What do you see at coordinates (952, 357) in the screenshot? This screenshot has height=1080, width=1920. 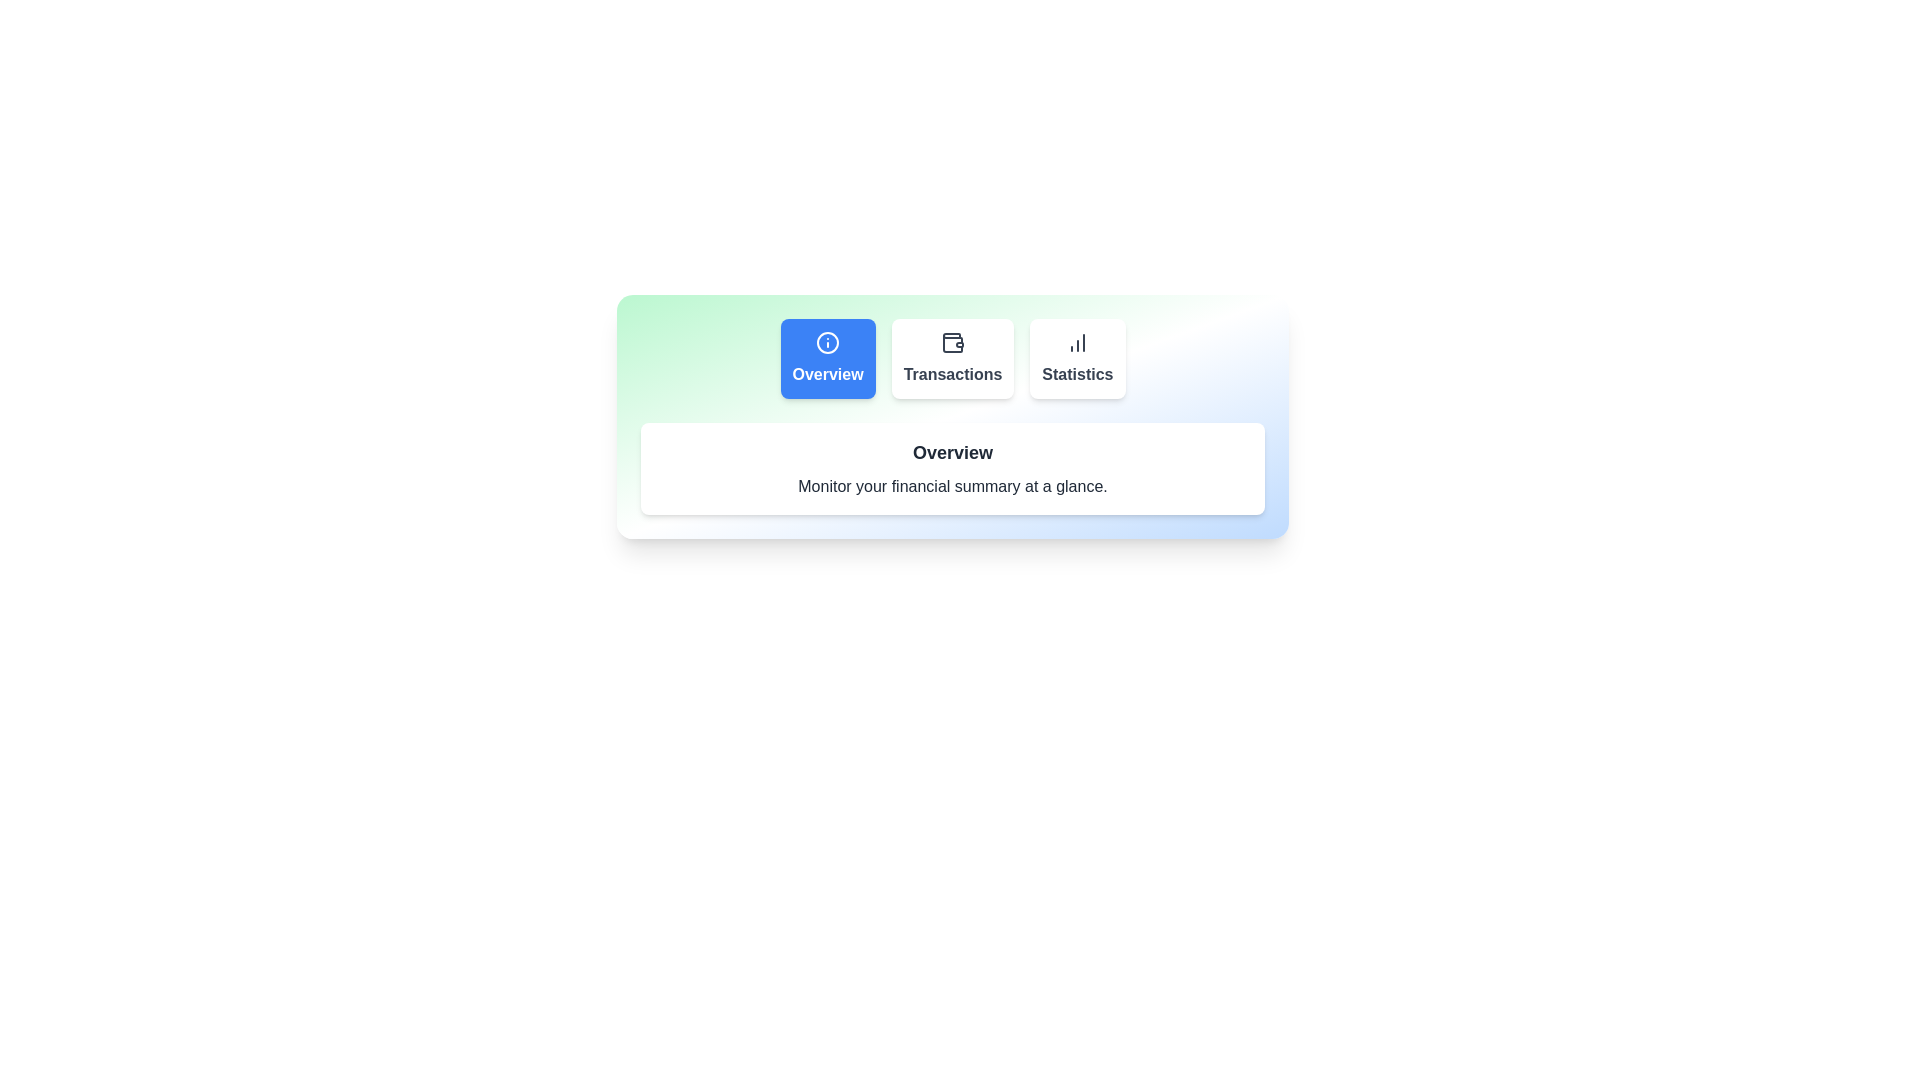 I see `the Transactions tab to view its content` at bounding box center [952, 357].